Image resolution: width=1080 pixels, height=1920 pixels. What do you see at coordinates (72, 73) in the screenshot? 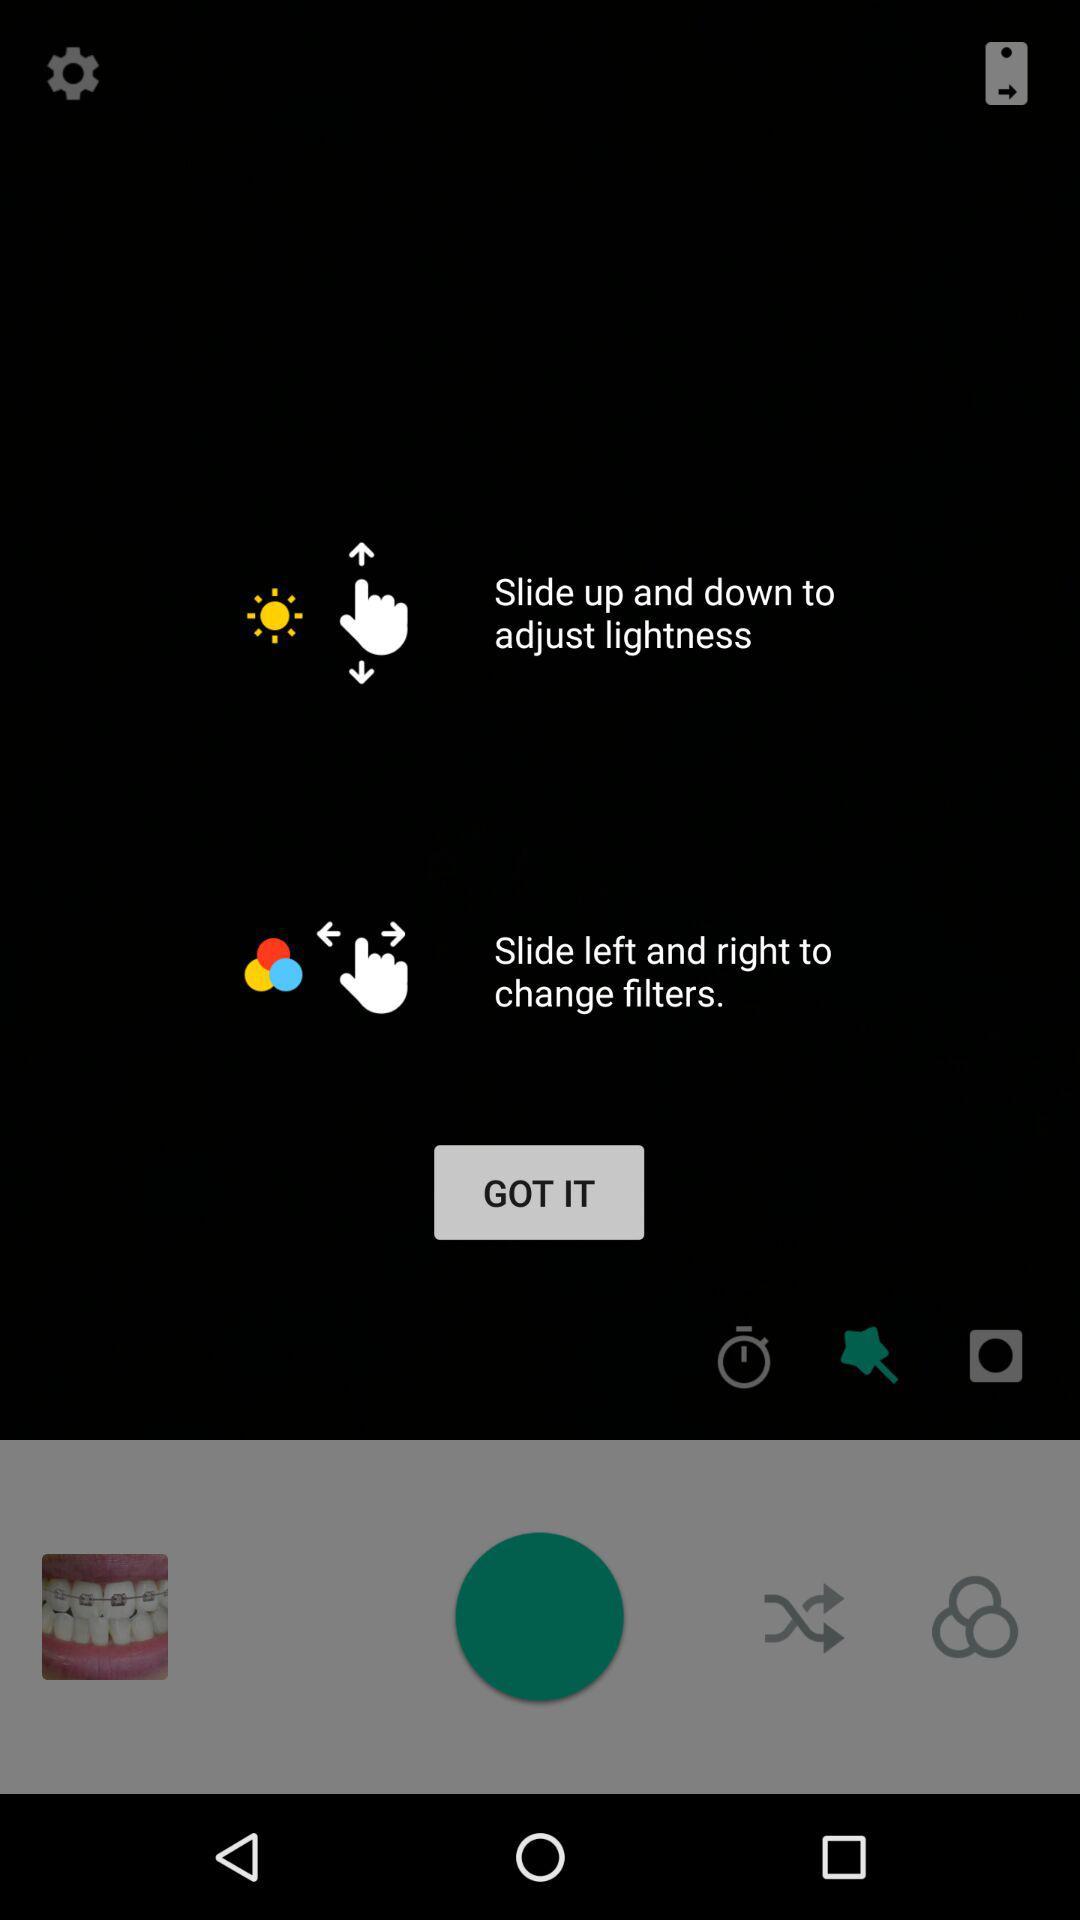
I see `refresh` at bounding box center [72, 73].